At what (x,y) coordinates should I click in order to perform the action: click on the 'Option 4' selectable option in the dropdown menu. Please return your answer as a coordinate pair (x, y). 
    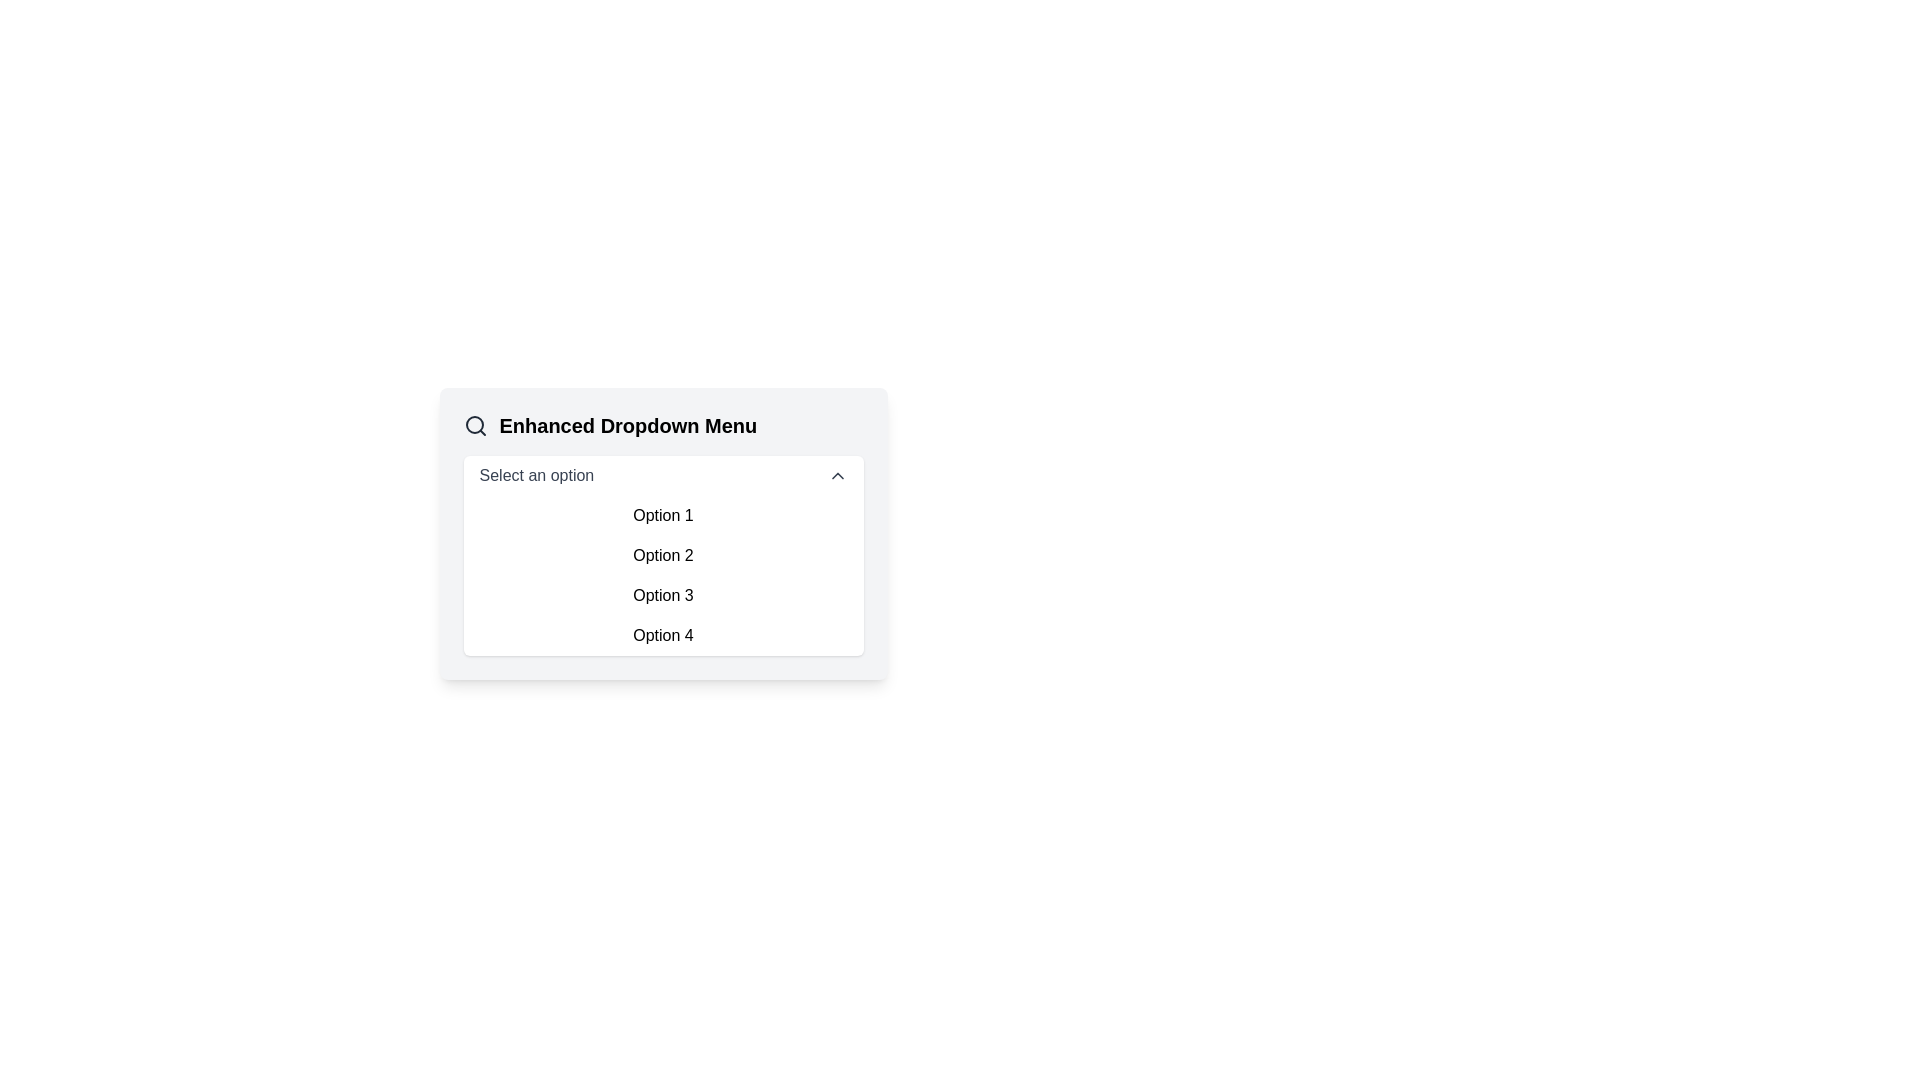
    Looking at the image, I should click on (663, 636).